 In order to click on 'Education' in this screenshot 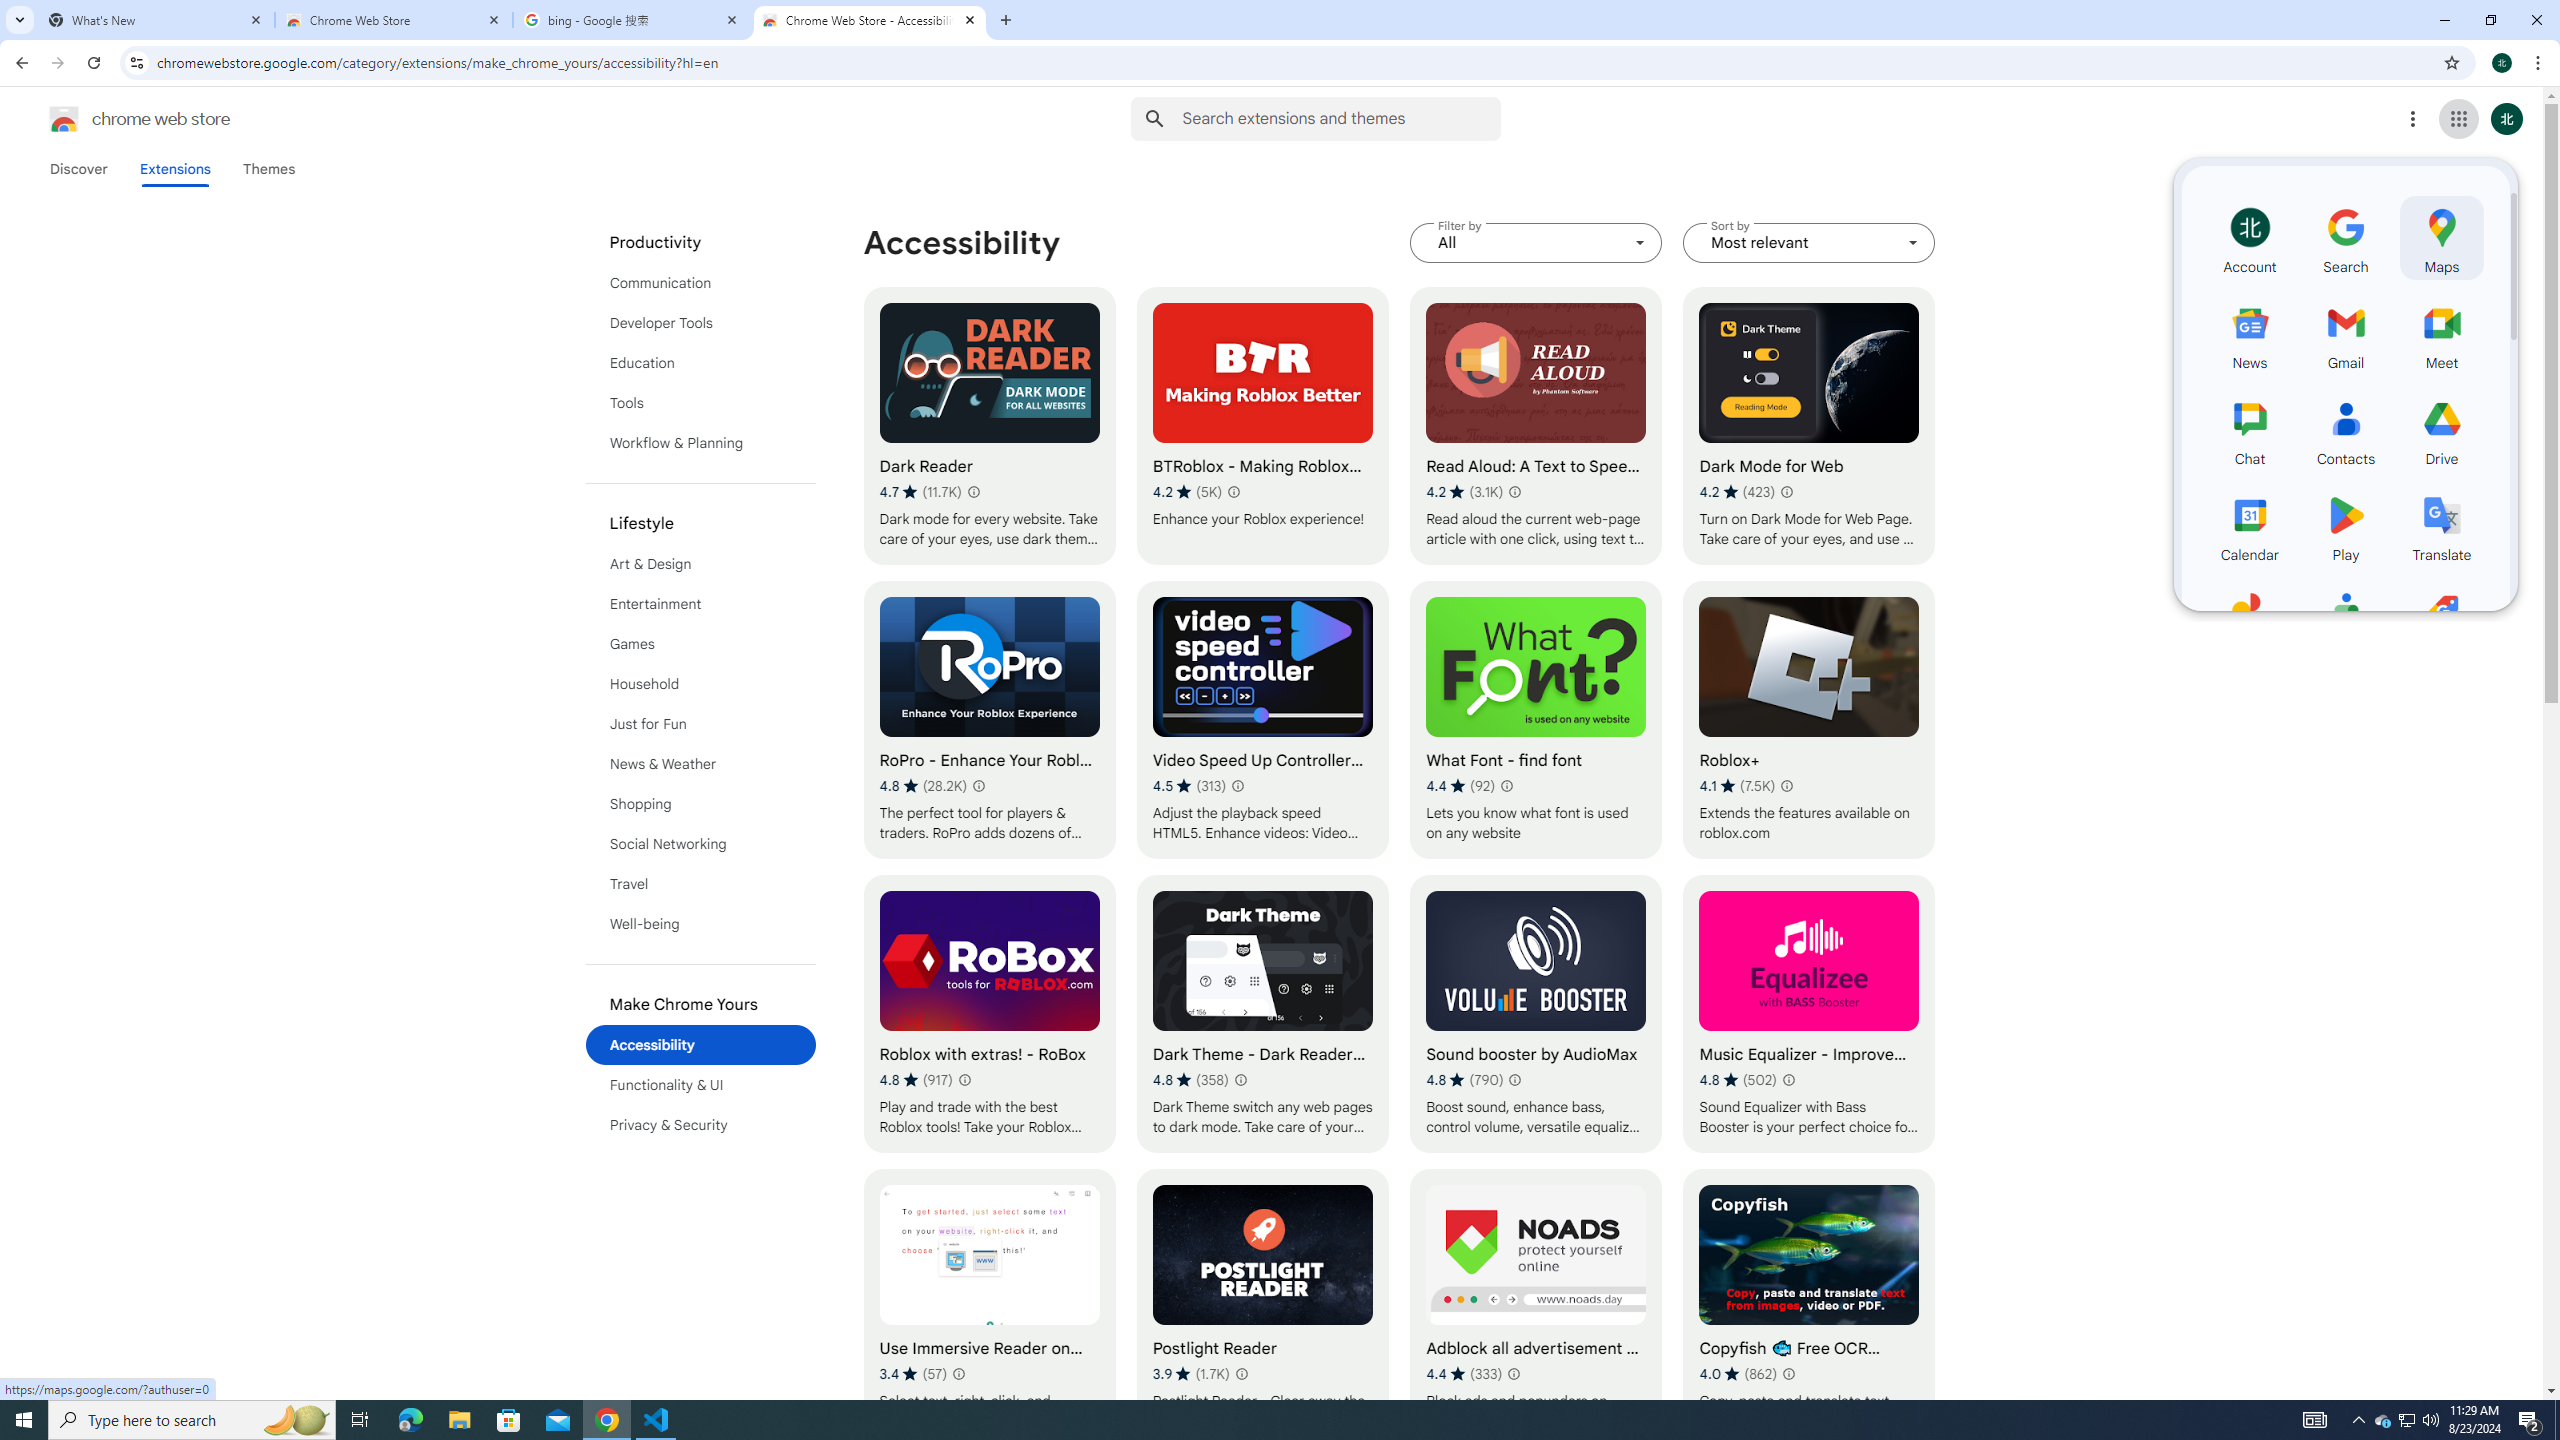, I will do `click(701, 361)`.